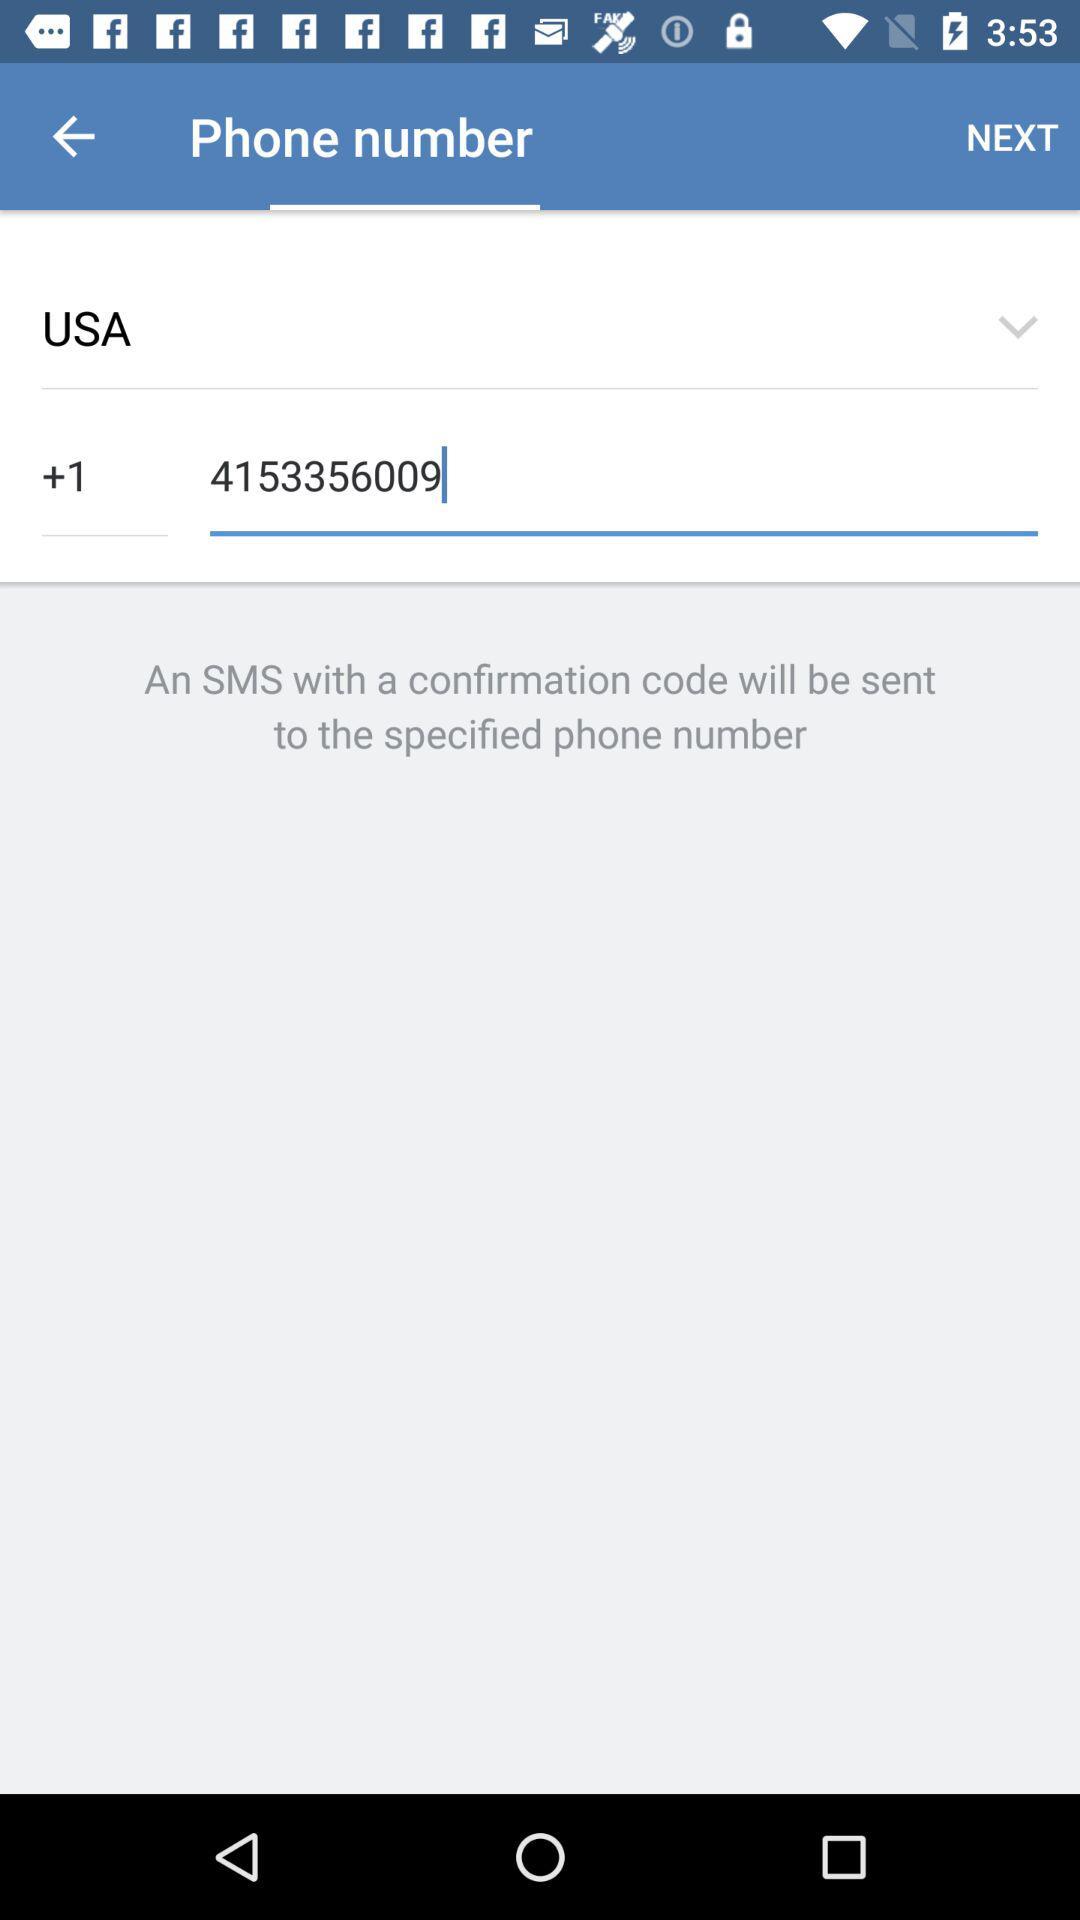 This screenshot has width=1080, height=1920. Describe the element at coordinates (104, 472) in the screenshot. I see `the item to the left of 4153356009 item` at that location.